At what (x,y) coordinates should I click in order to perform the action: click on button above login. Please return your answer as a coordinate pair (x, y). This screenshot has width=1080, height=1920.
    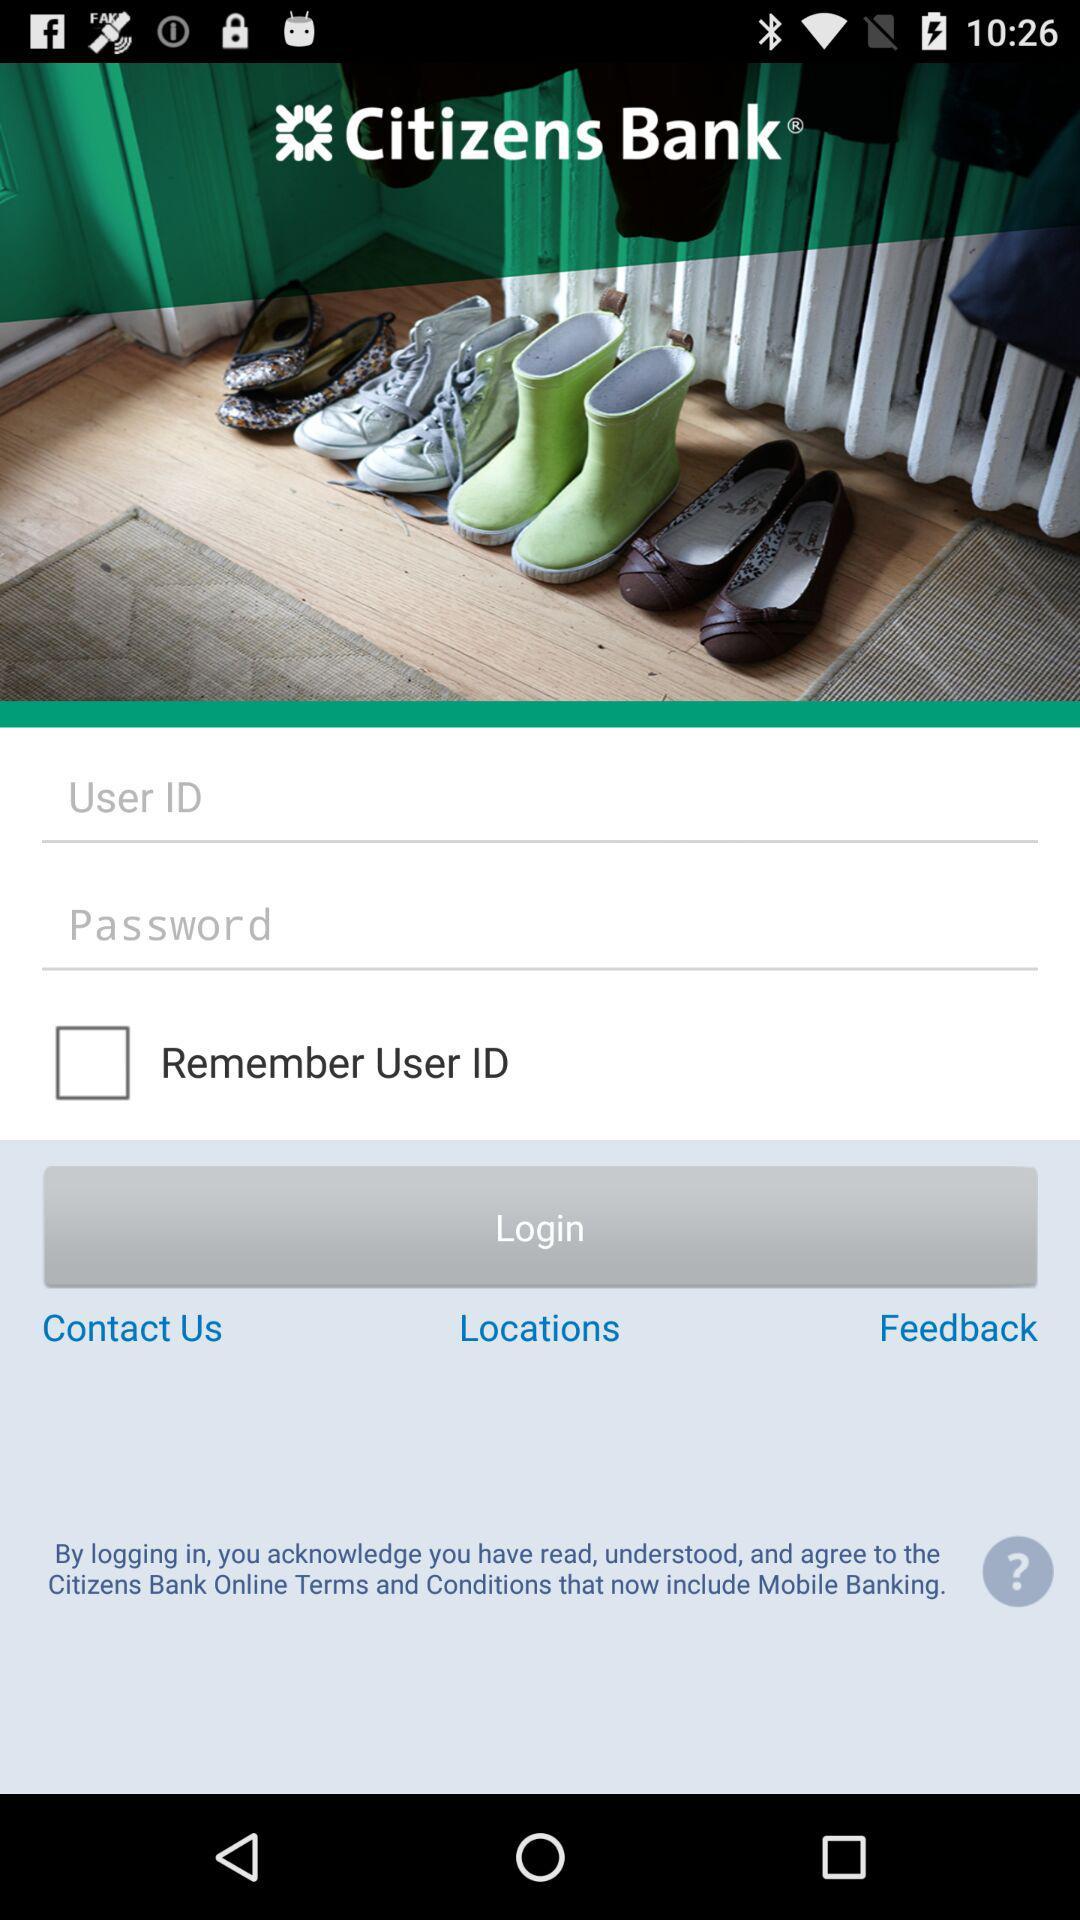
    Looking at the image, I should click on (94, 1060).